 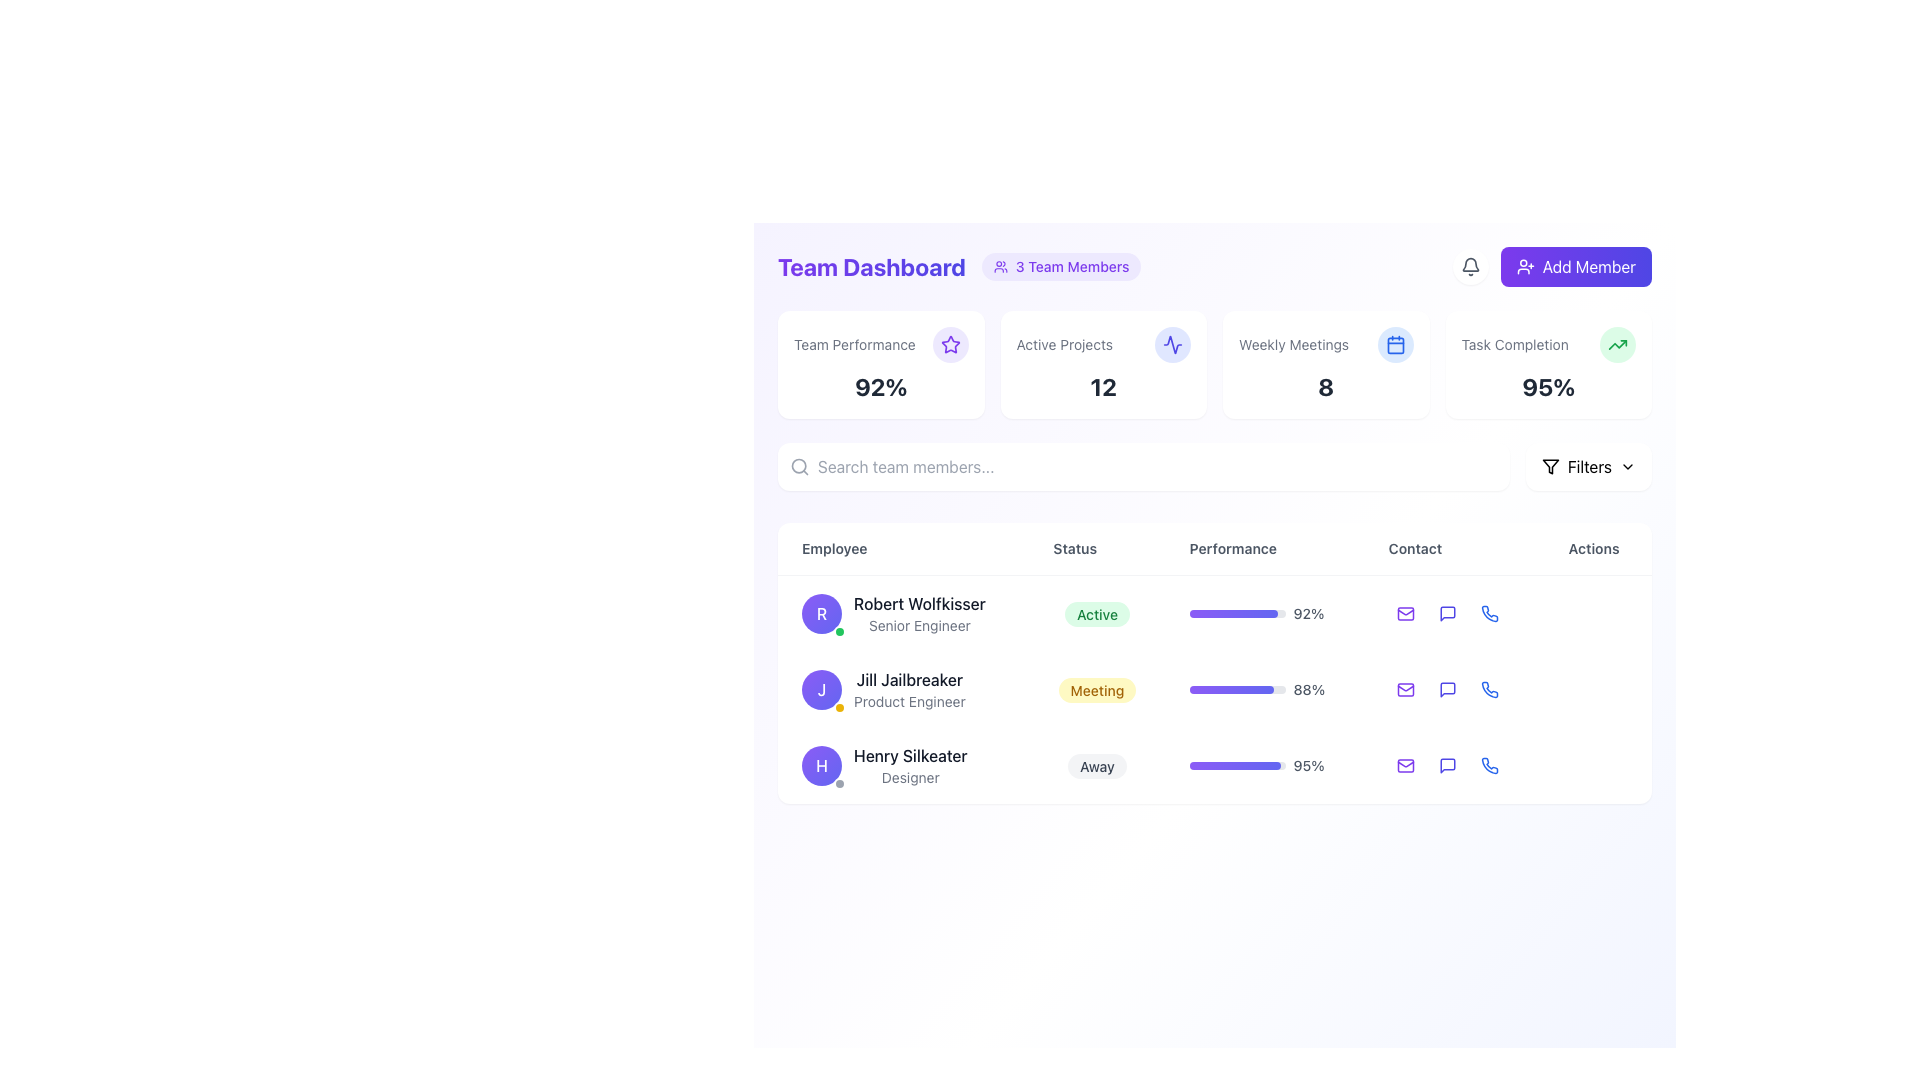 I want to click on the blue phone icon in the 'Contact' section for 'Henry Silkeater' to initiate an action, so click(x=1489, y=689).